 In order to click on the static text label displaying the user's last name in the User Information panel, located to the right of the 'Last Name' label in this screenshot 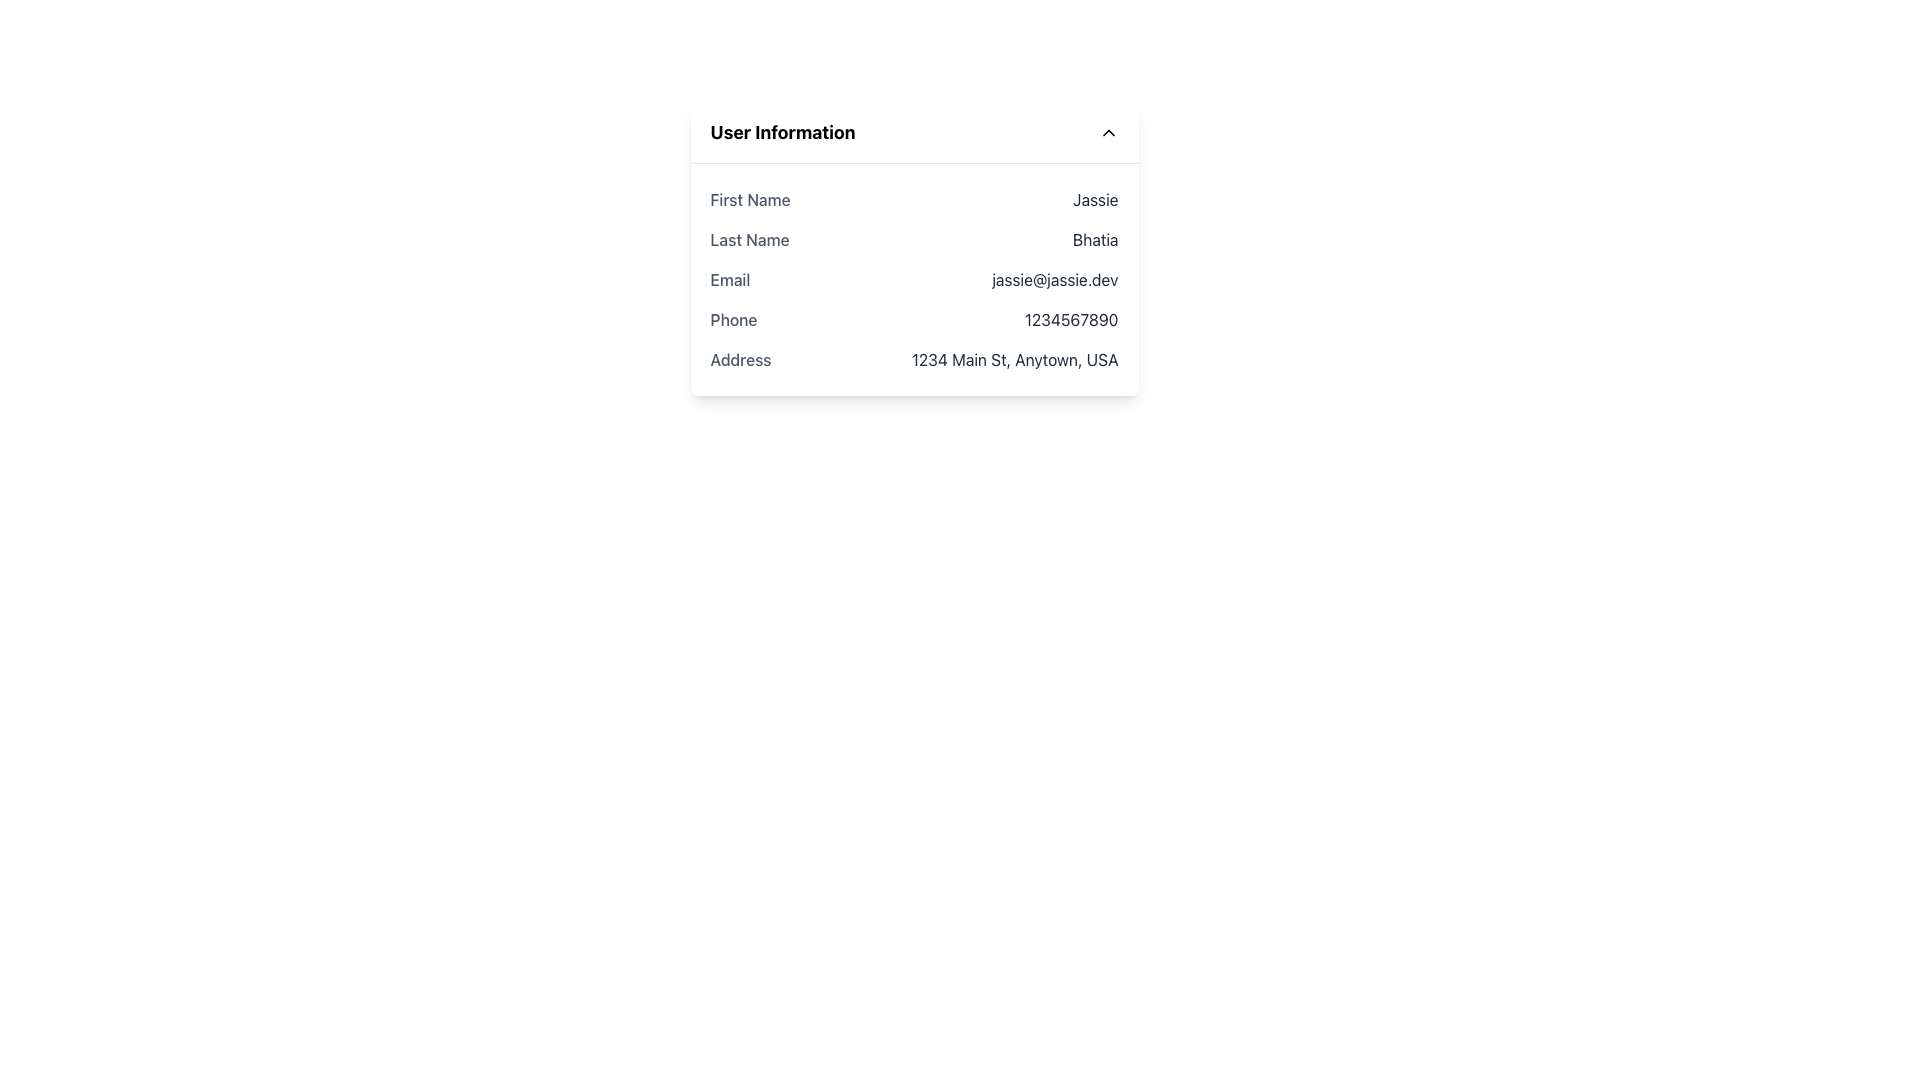, I will do `click(1094, 238)`.